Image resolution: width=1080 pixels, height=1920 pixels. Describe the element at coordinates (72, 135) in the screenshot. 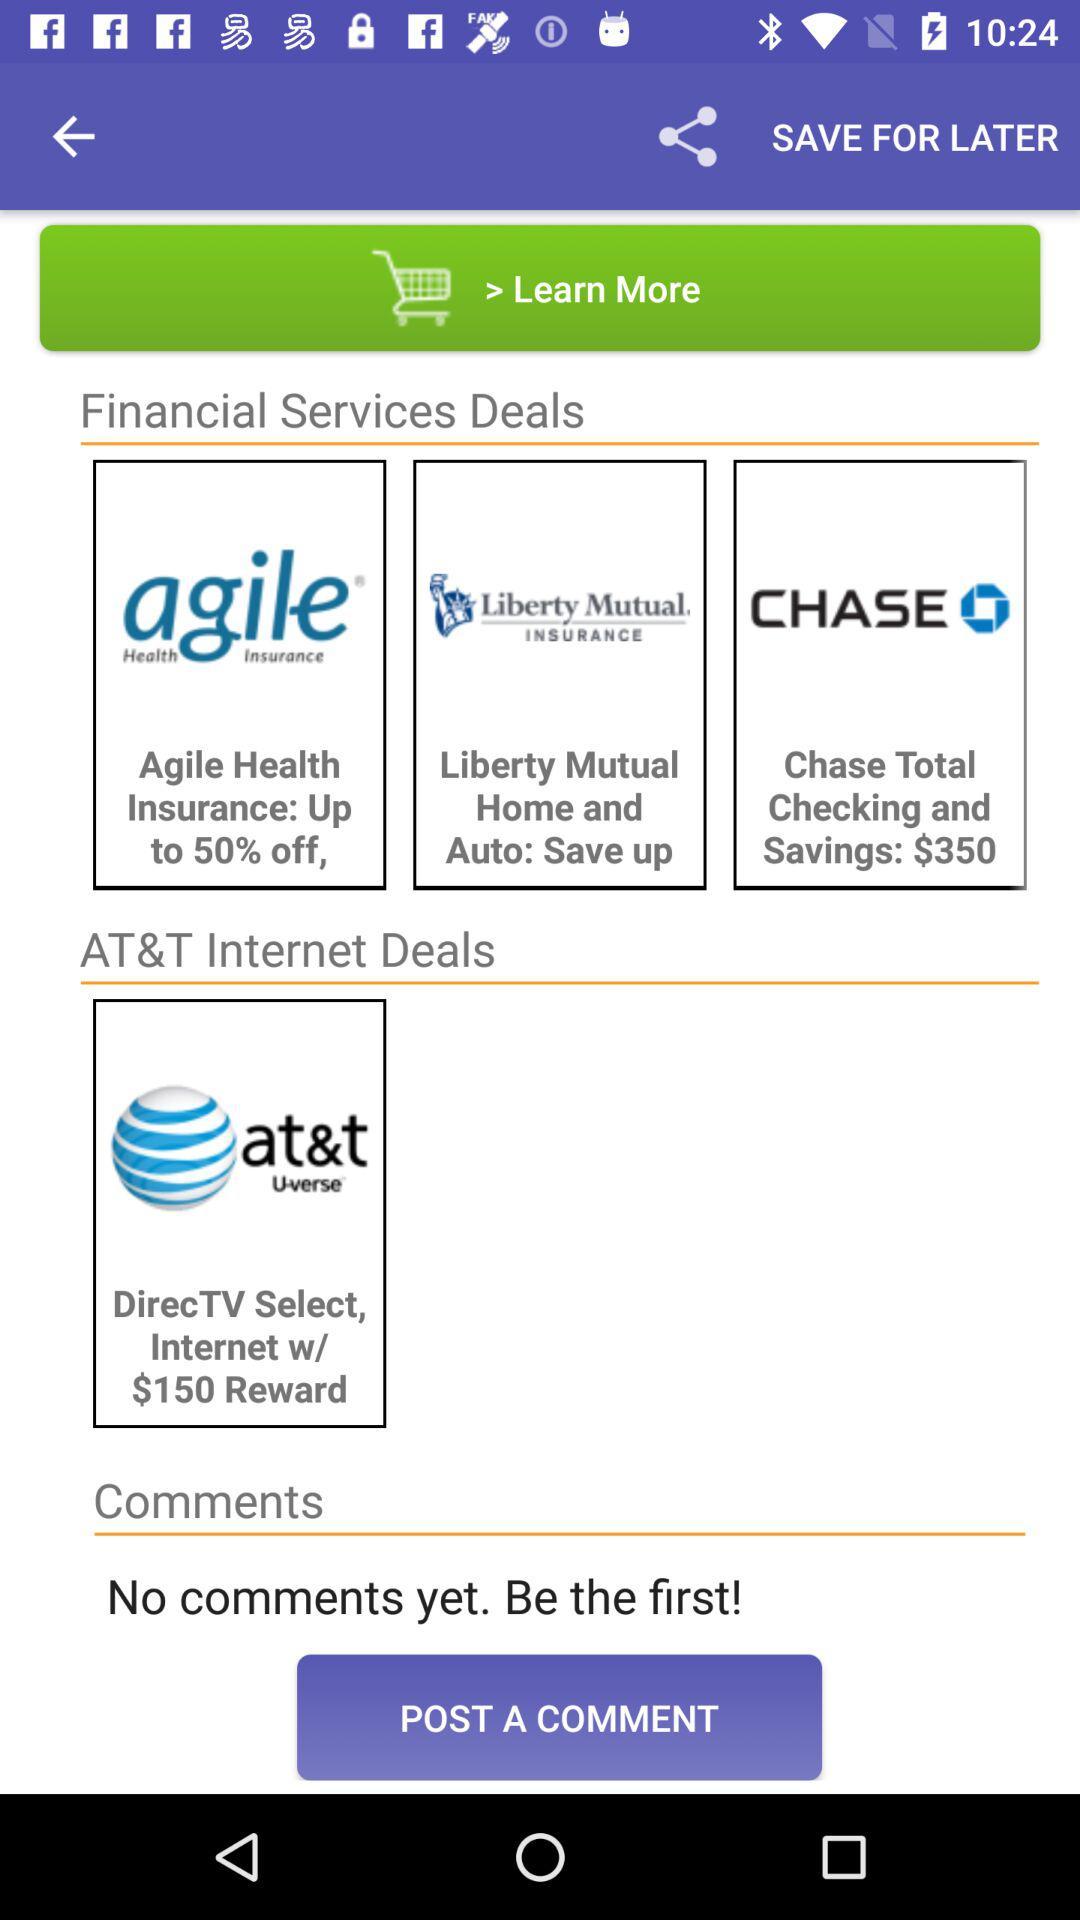

I see `item above the > learn more item` at that location.